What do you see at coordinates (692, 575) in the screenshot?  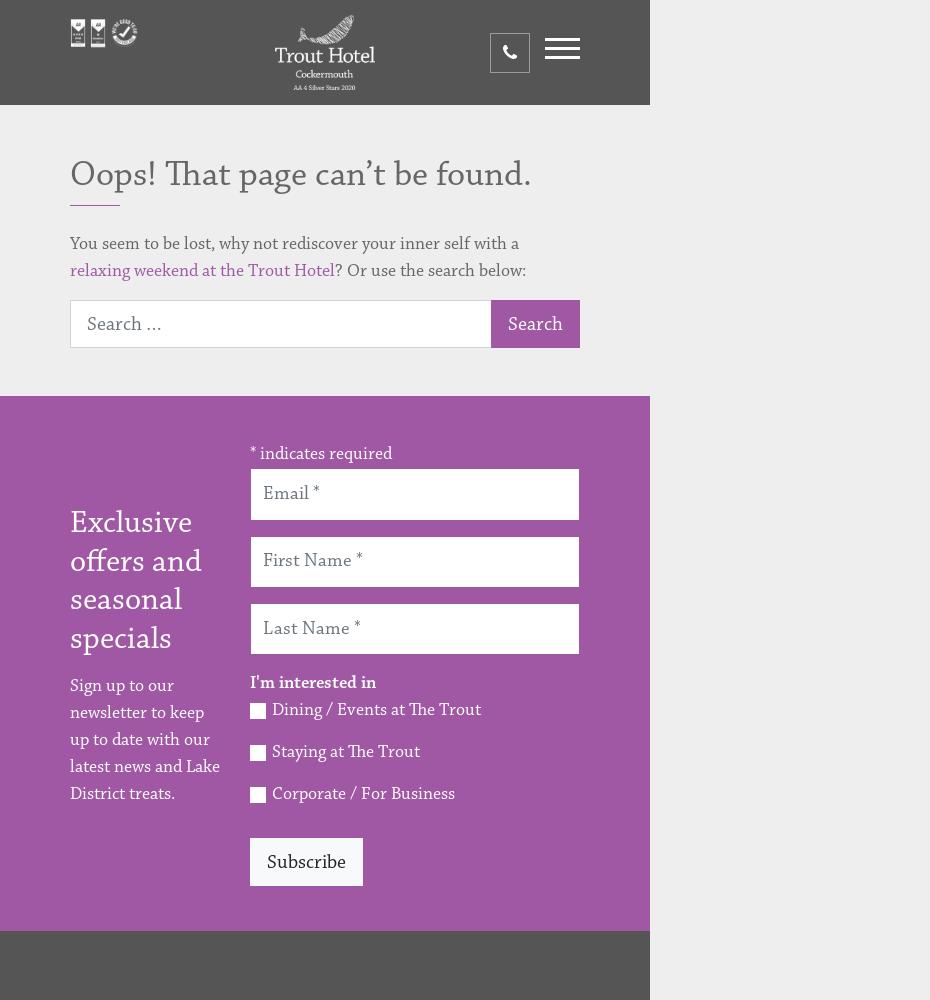 I see `'Journal'` at bounding box center [692, 575].